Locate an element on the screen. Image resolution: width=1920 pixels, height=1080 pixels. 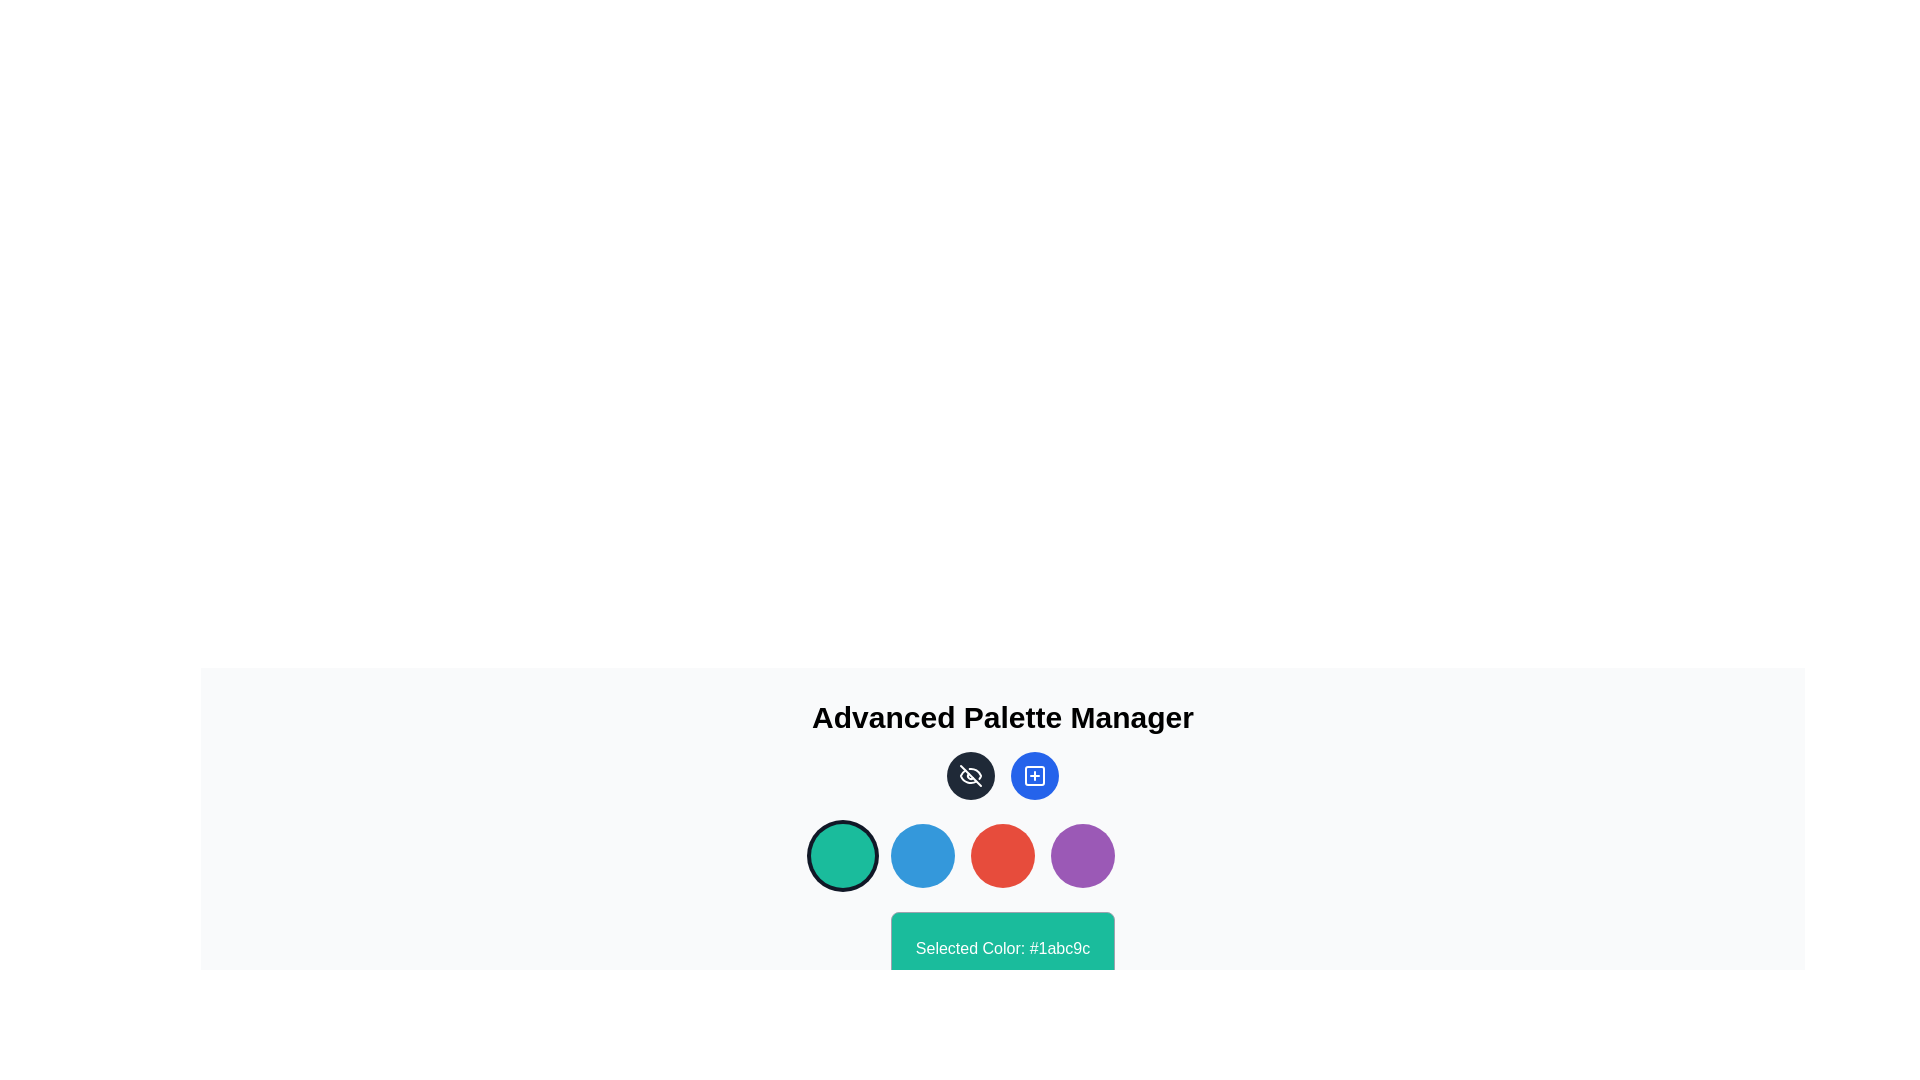
the '+' button located in the 'Advanced Palette Manager' section, which is the second circular icon from the left is located at coordinates (1035, 774).